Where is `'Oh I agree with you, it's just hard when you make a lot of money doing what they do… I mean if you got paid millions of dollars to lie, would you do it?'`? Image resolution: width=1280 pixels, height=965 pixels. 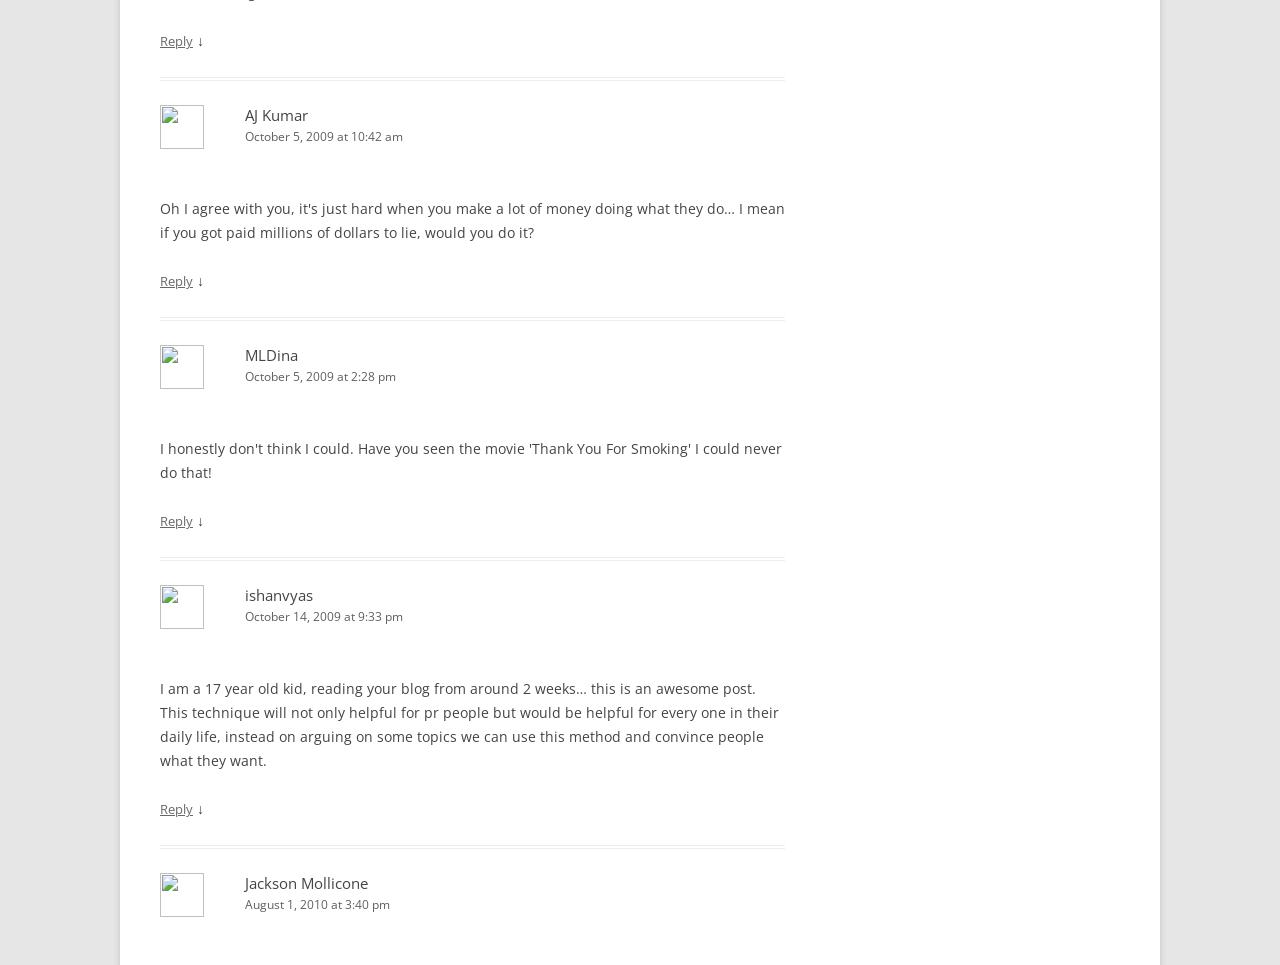 'Oh I agree with you, it's just hard when you make a lot of money doing what they do… I mean if you got paid millions of dollars to lie, would you do it?' is located at coordinates (471, 220).